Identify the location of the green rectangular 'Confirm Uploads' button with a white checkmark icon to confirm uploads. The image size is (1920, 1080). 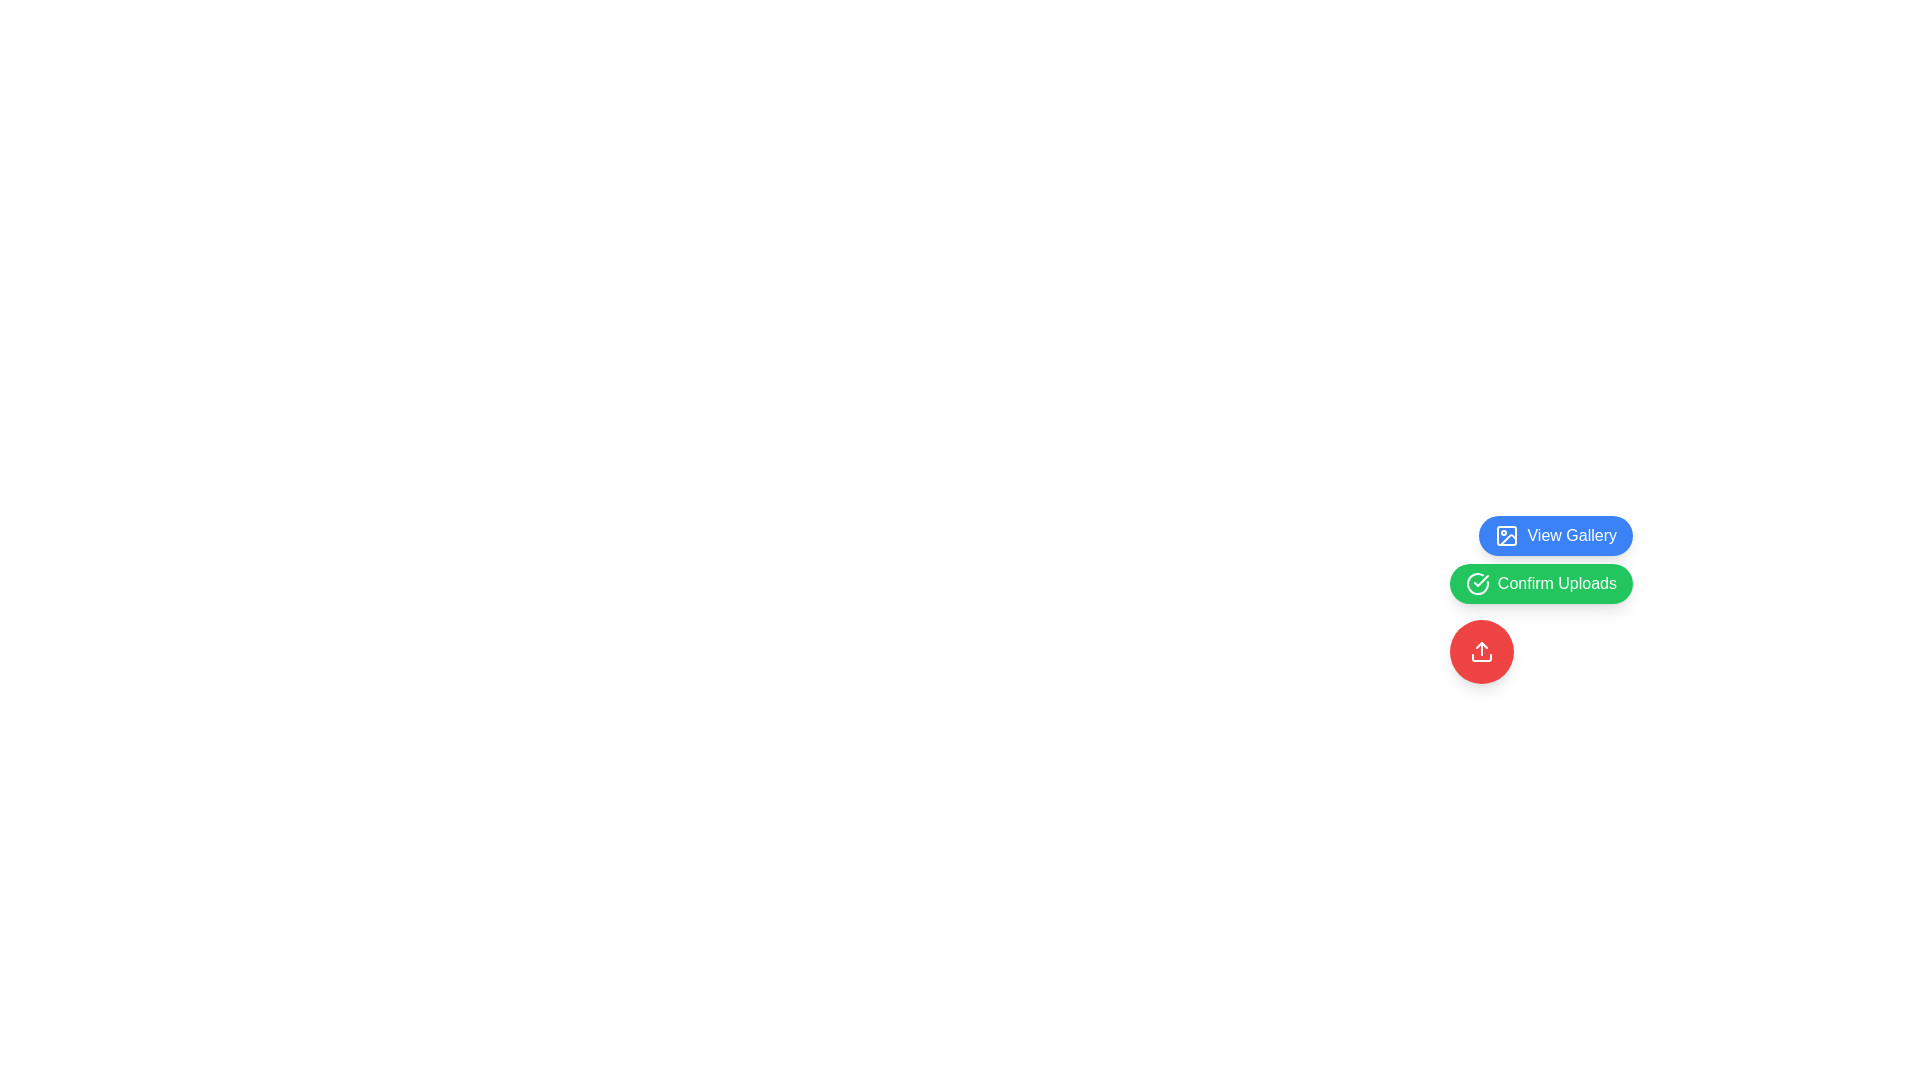
(1540, 583).